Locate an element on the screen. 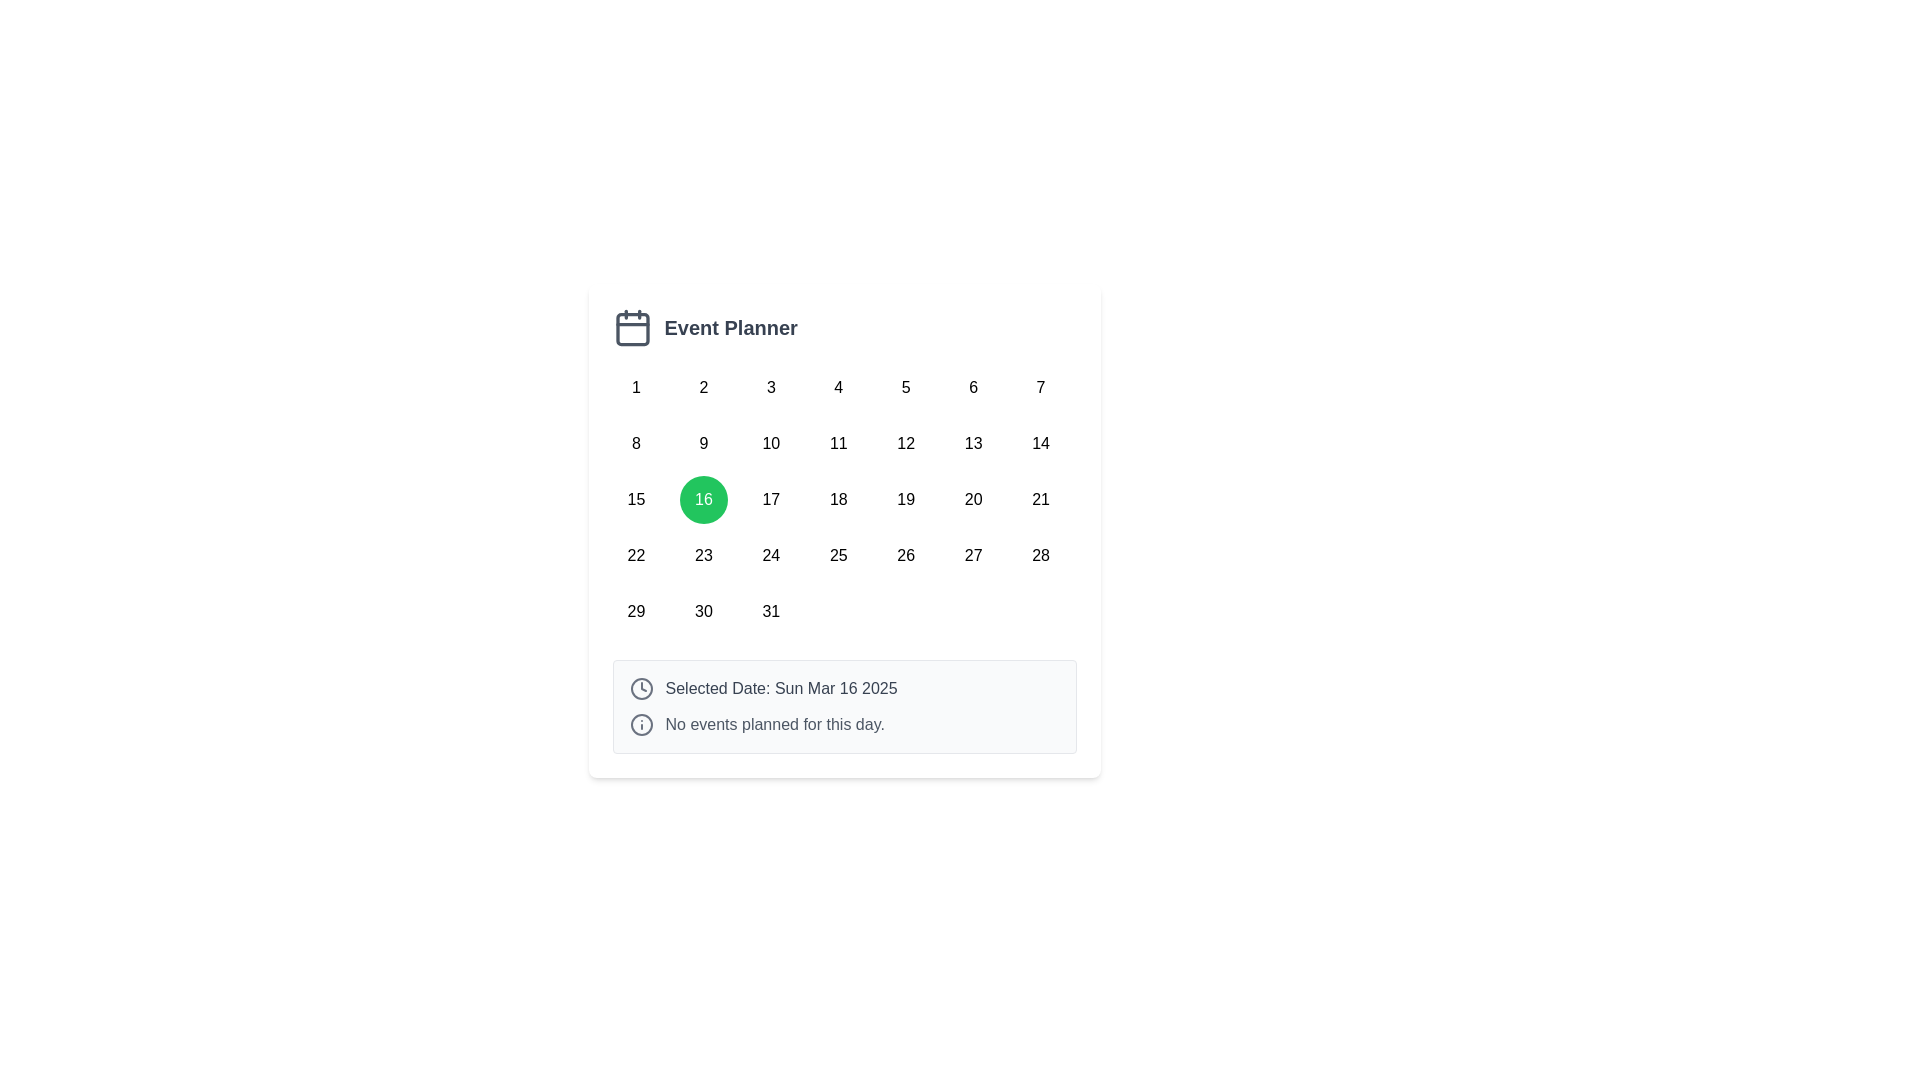 The image size is (1920, 1080). the button that allows users to select the 24th day of the month in the calendar located under the 'Event Planner' header is located at coordinates (770, 555).